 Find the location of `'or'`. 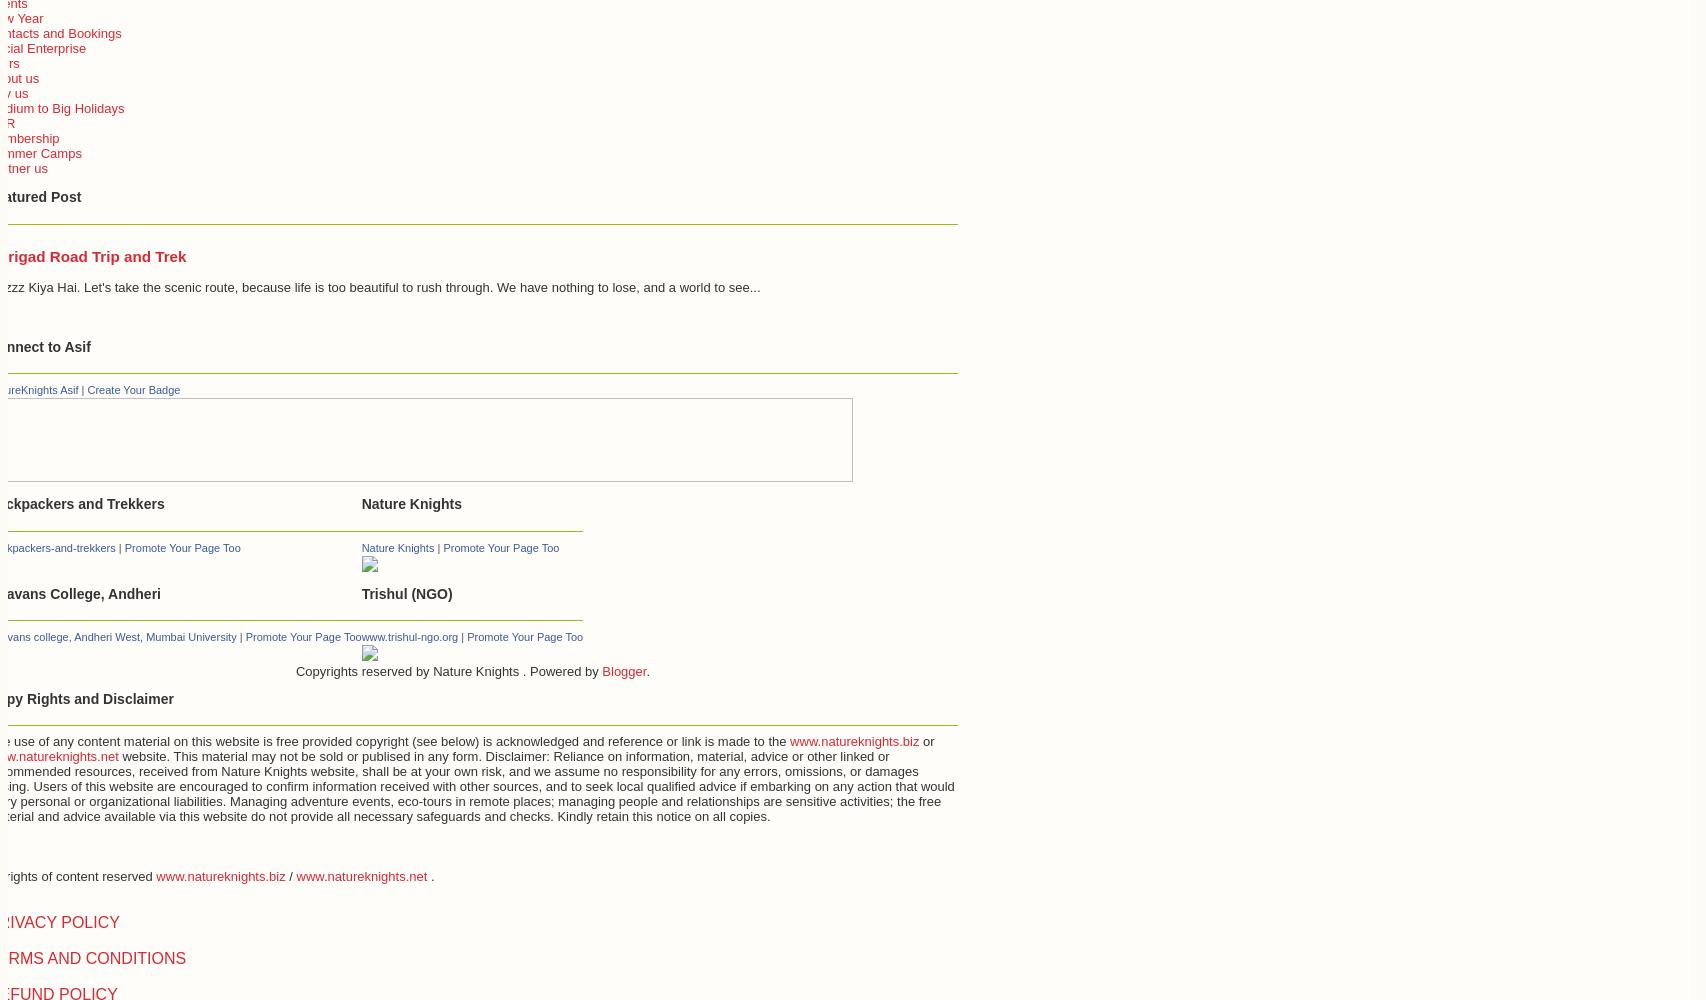

'or' is located at coordinates (926, 740).